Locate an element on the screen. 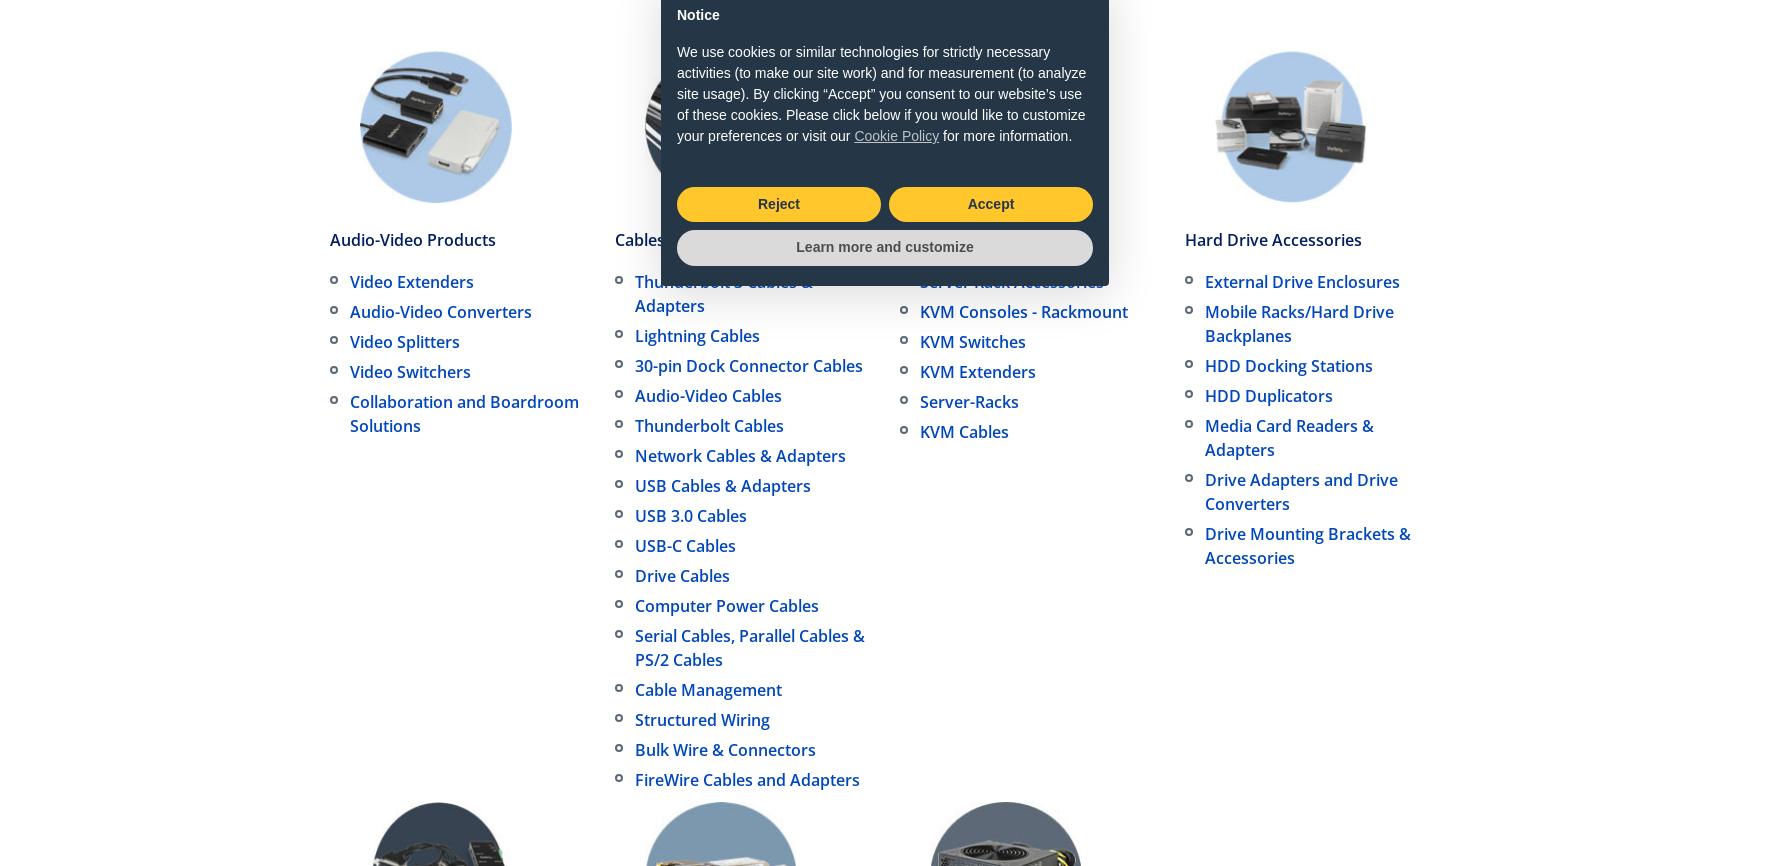 This screenshot has width=1770, height=866. 'Video Extenders' is located at coordinates (411, 280).